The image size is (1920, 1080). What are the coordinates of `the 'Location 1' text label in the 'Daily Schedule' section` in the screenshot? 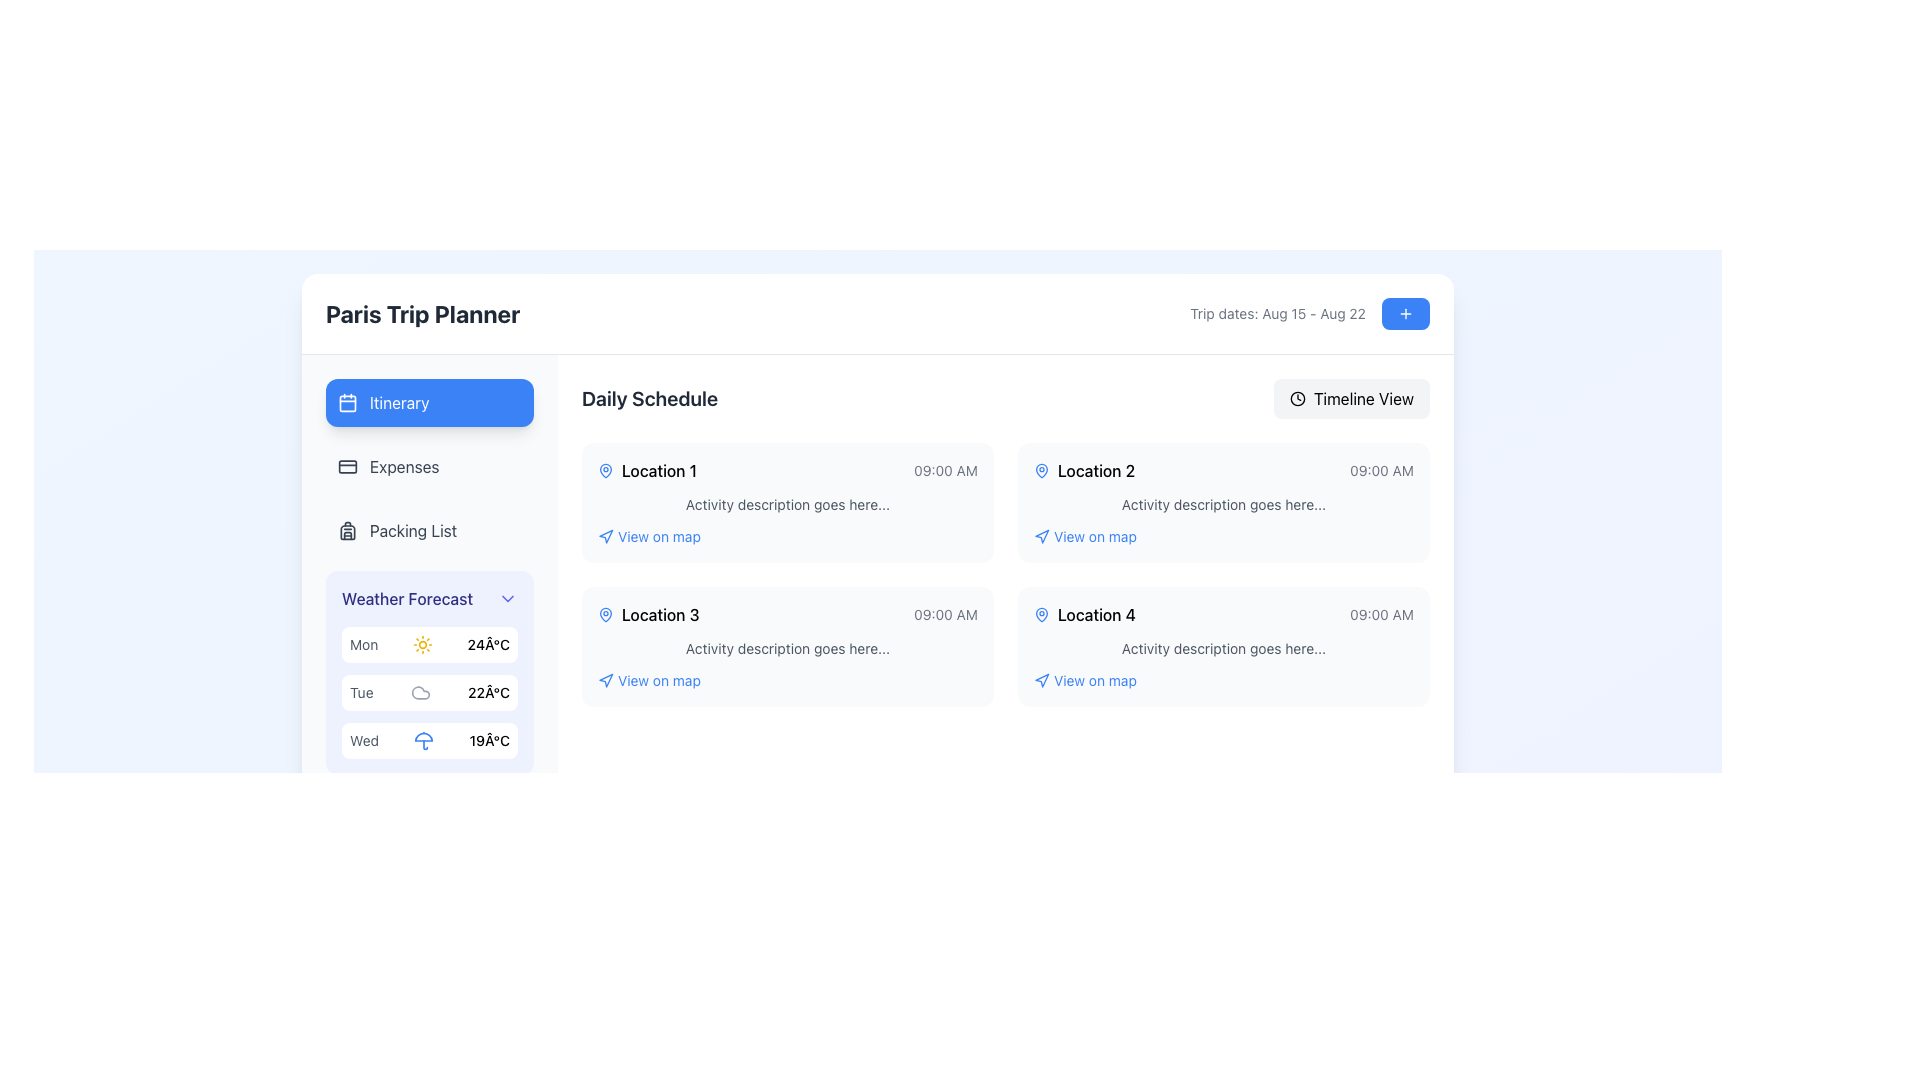 It's located at (659, 470).